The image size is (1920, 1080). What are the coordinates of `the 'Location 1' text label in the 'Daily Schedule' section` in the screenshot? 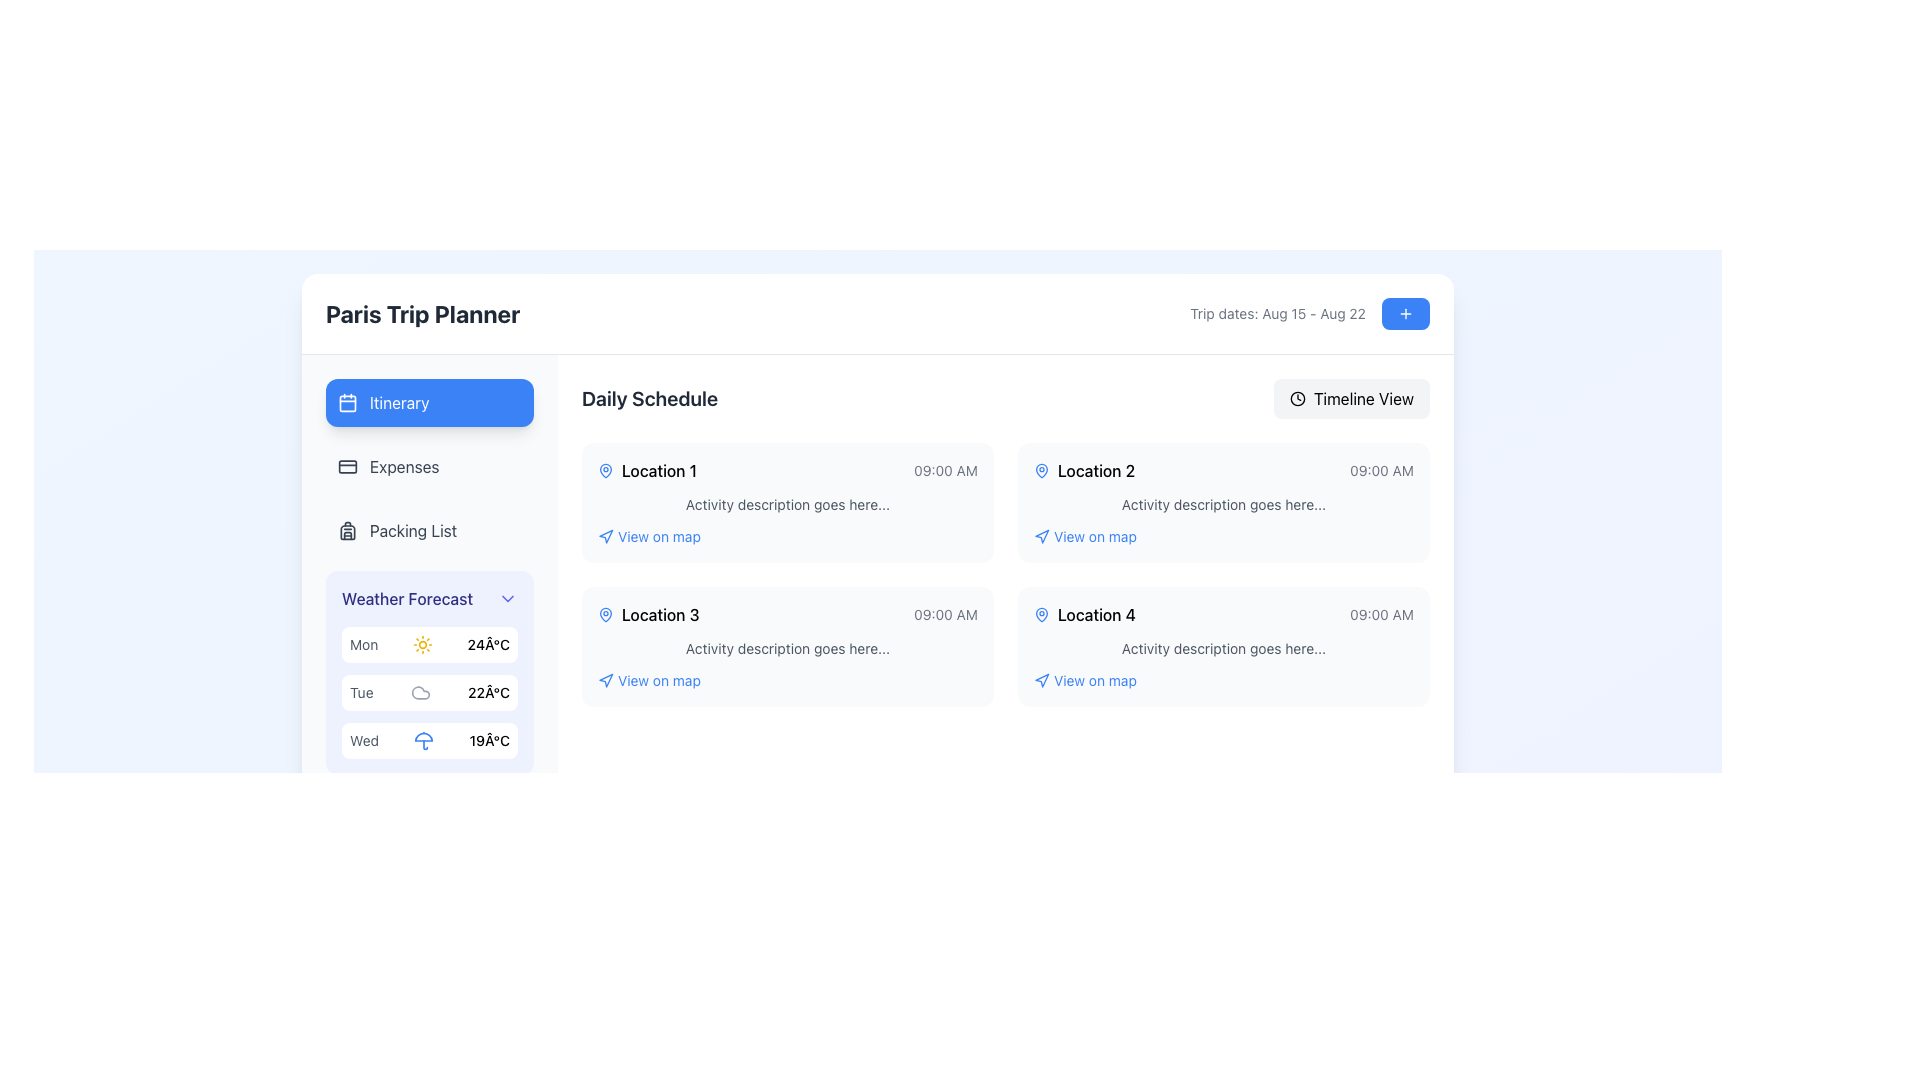 It's located at (659, 470).